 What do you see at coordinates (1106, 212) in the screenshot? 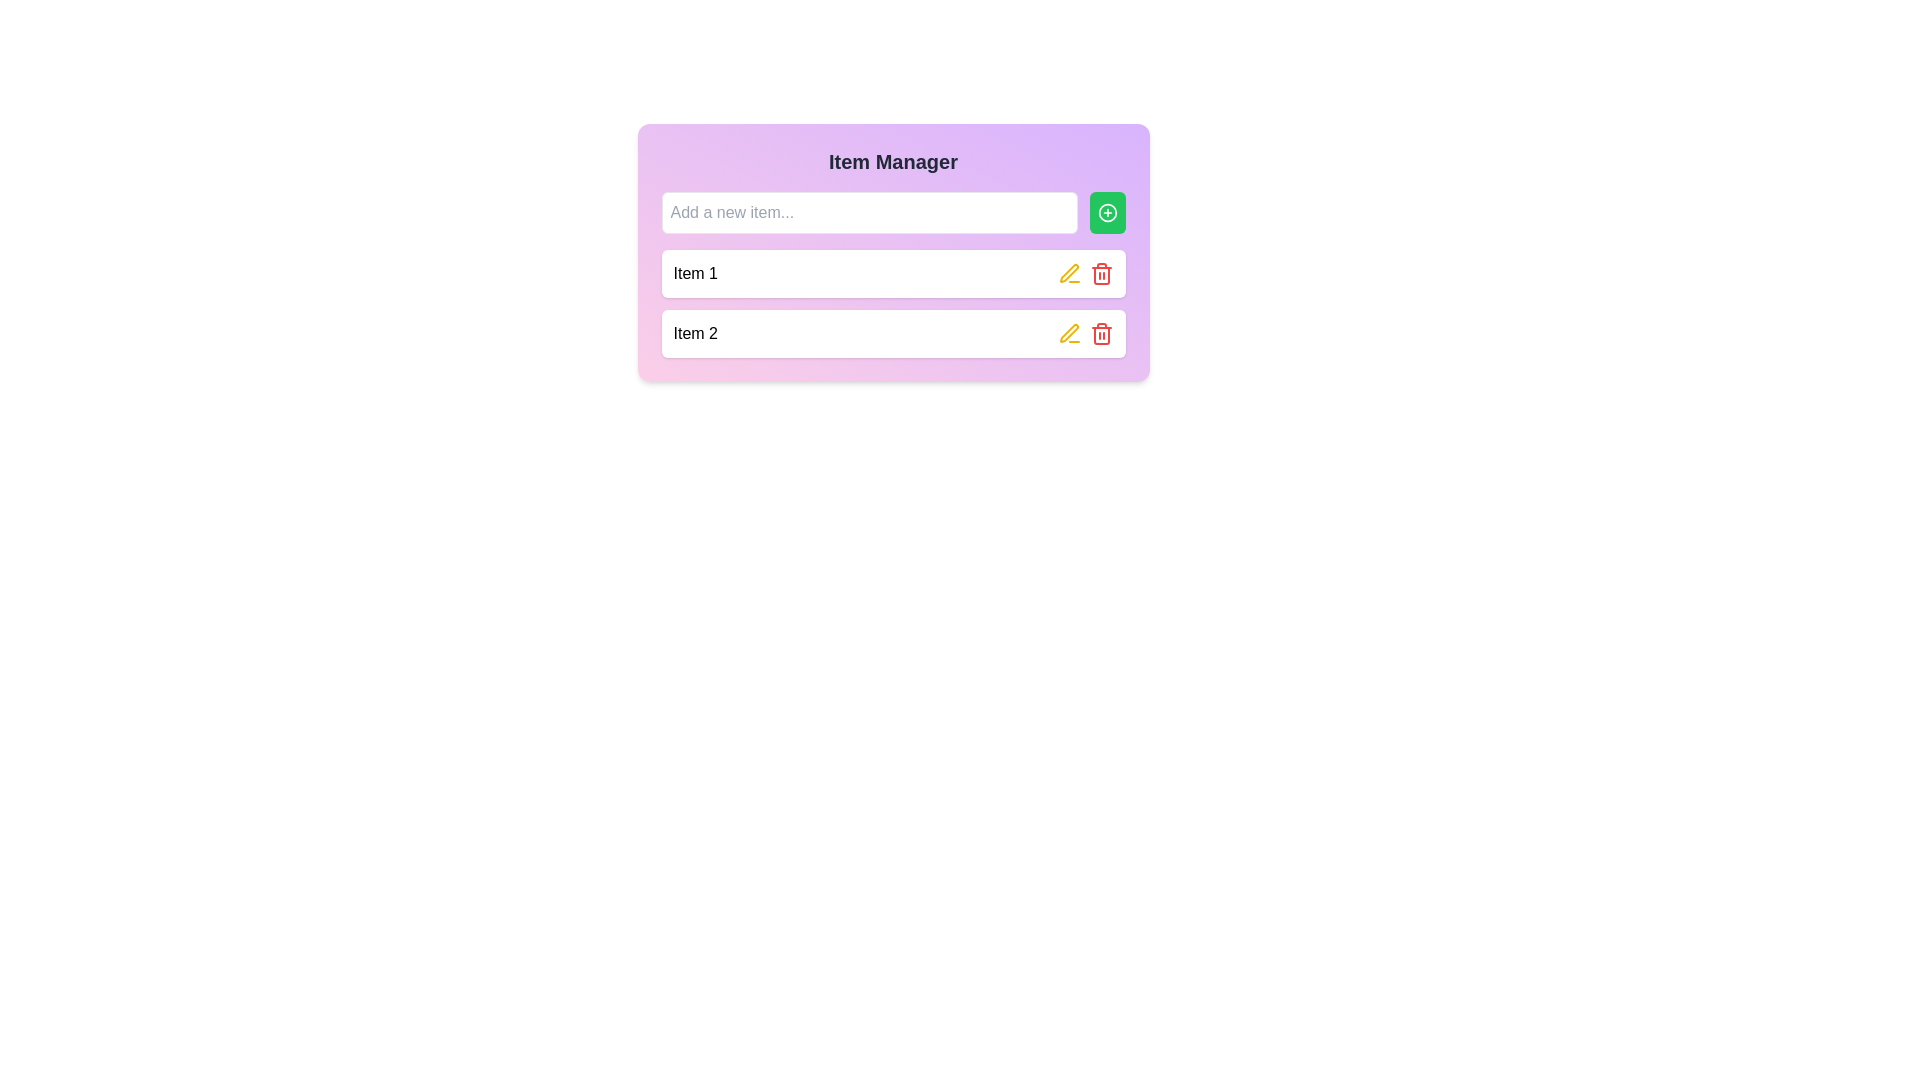
I see `the add or create button located to the immediate right of the 'Add a new item...' input field` at bounding box center [1106, 212].